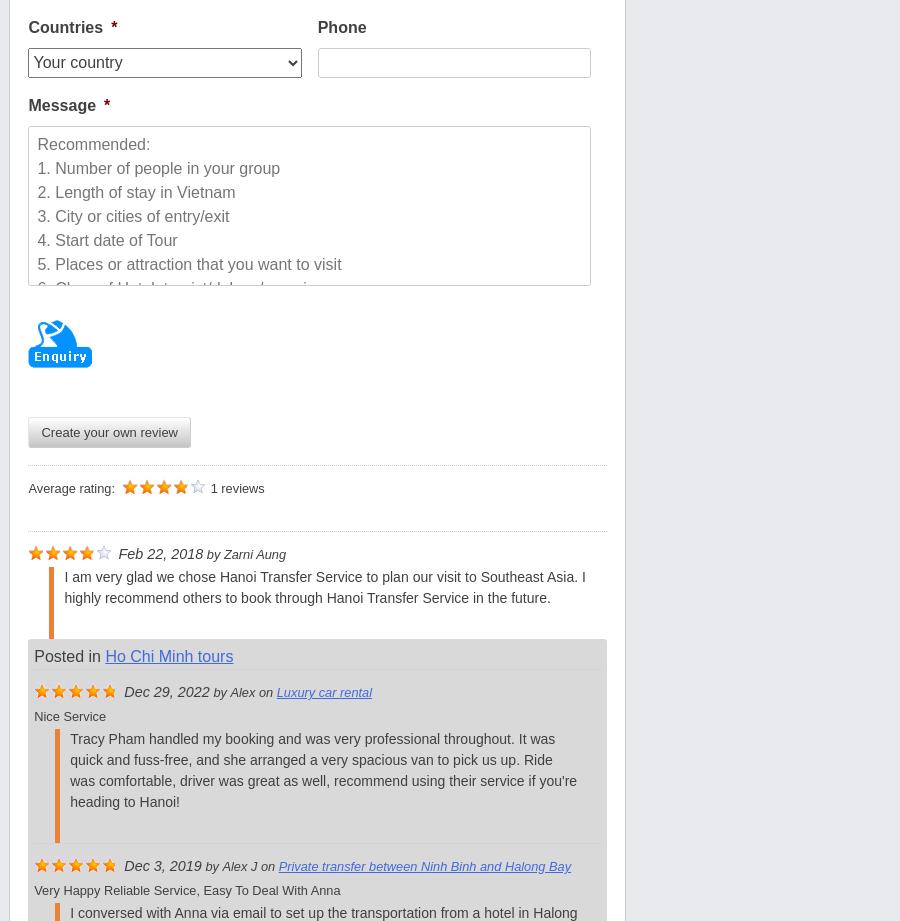 The height and width of the screenshot is (921, 900). Describe the element at coordinates (68, 655) in the screenshot. I see `'Posted in'` at that location.